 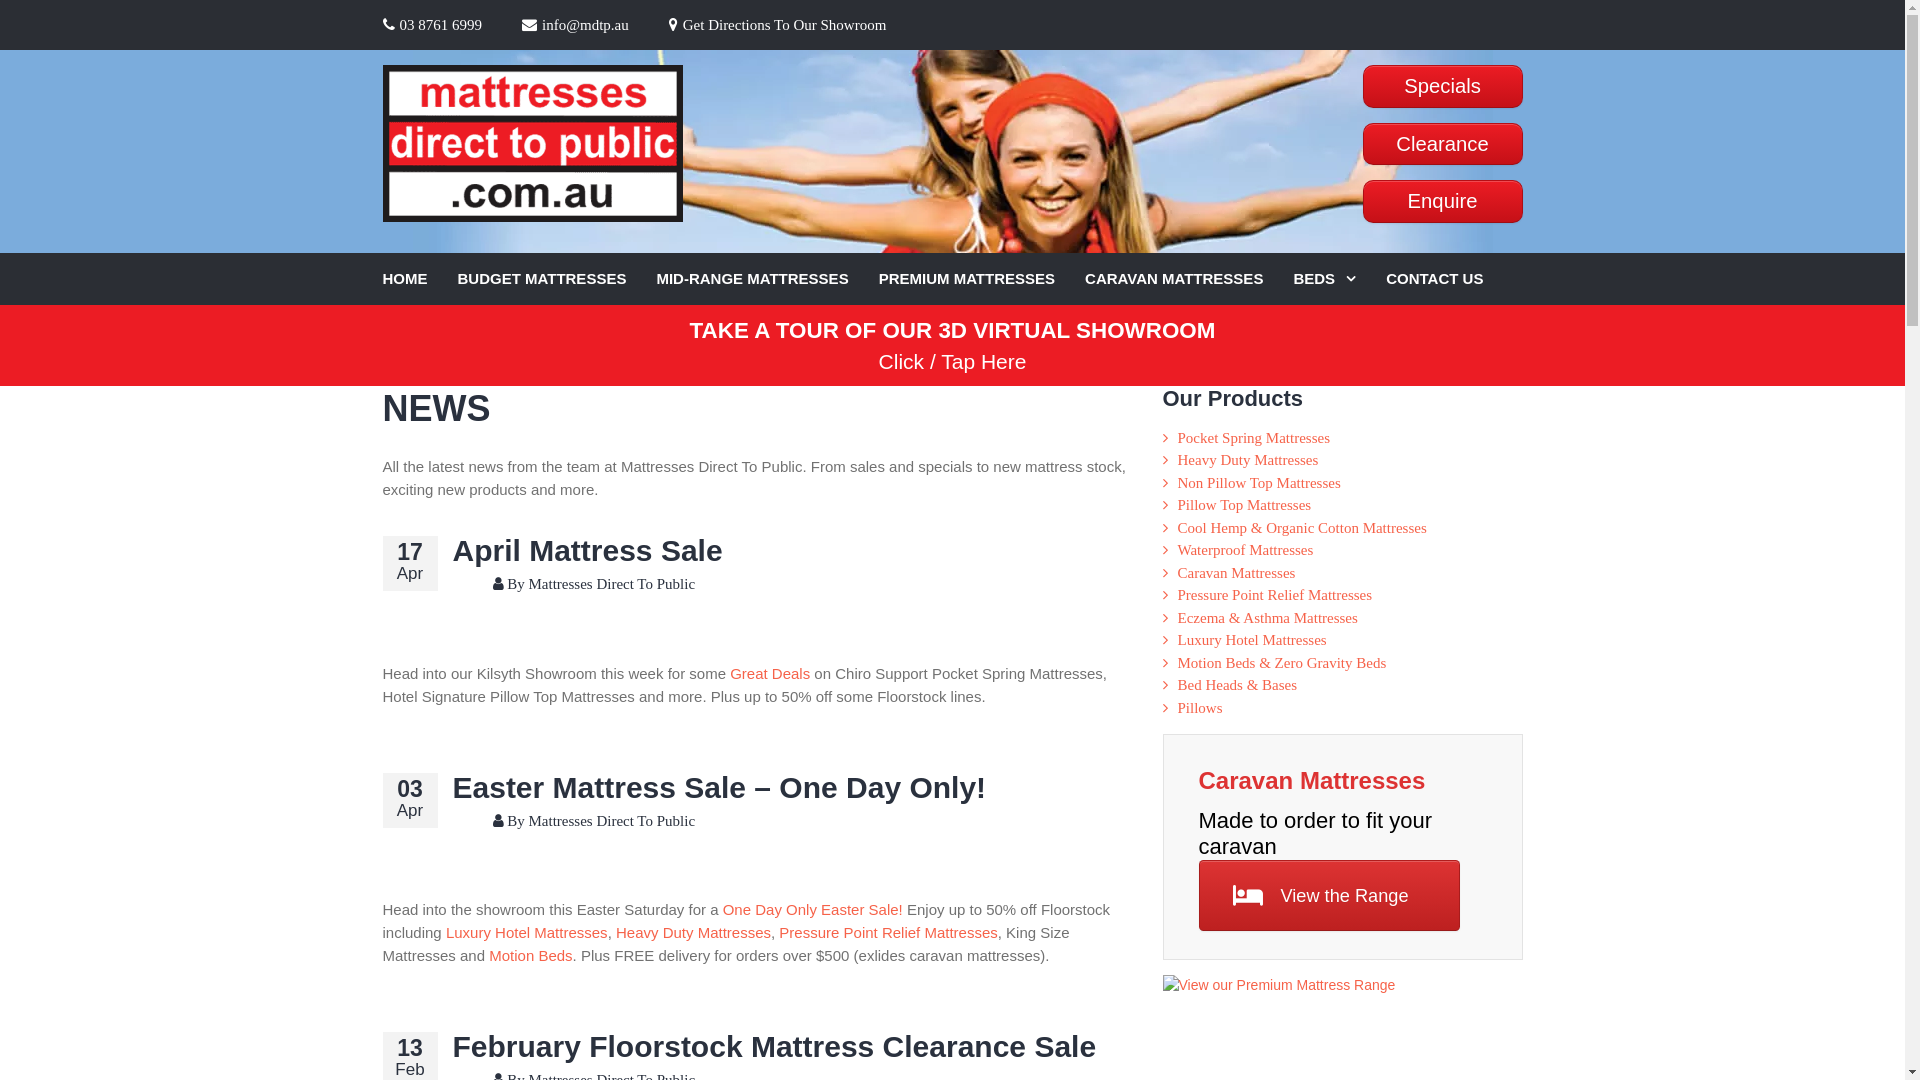 I want to click on 'Clearance', so click(x=1441, y=143).